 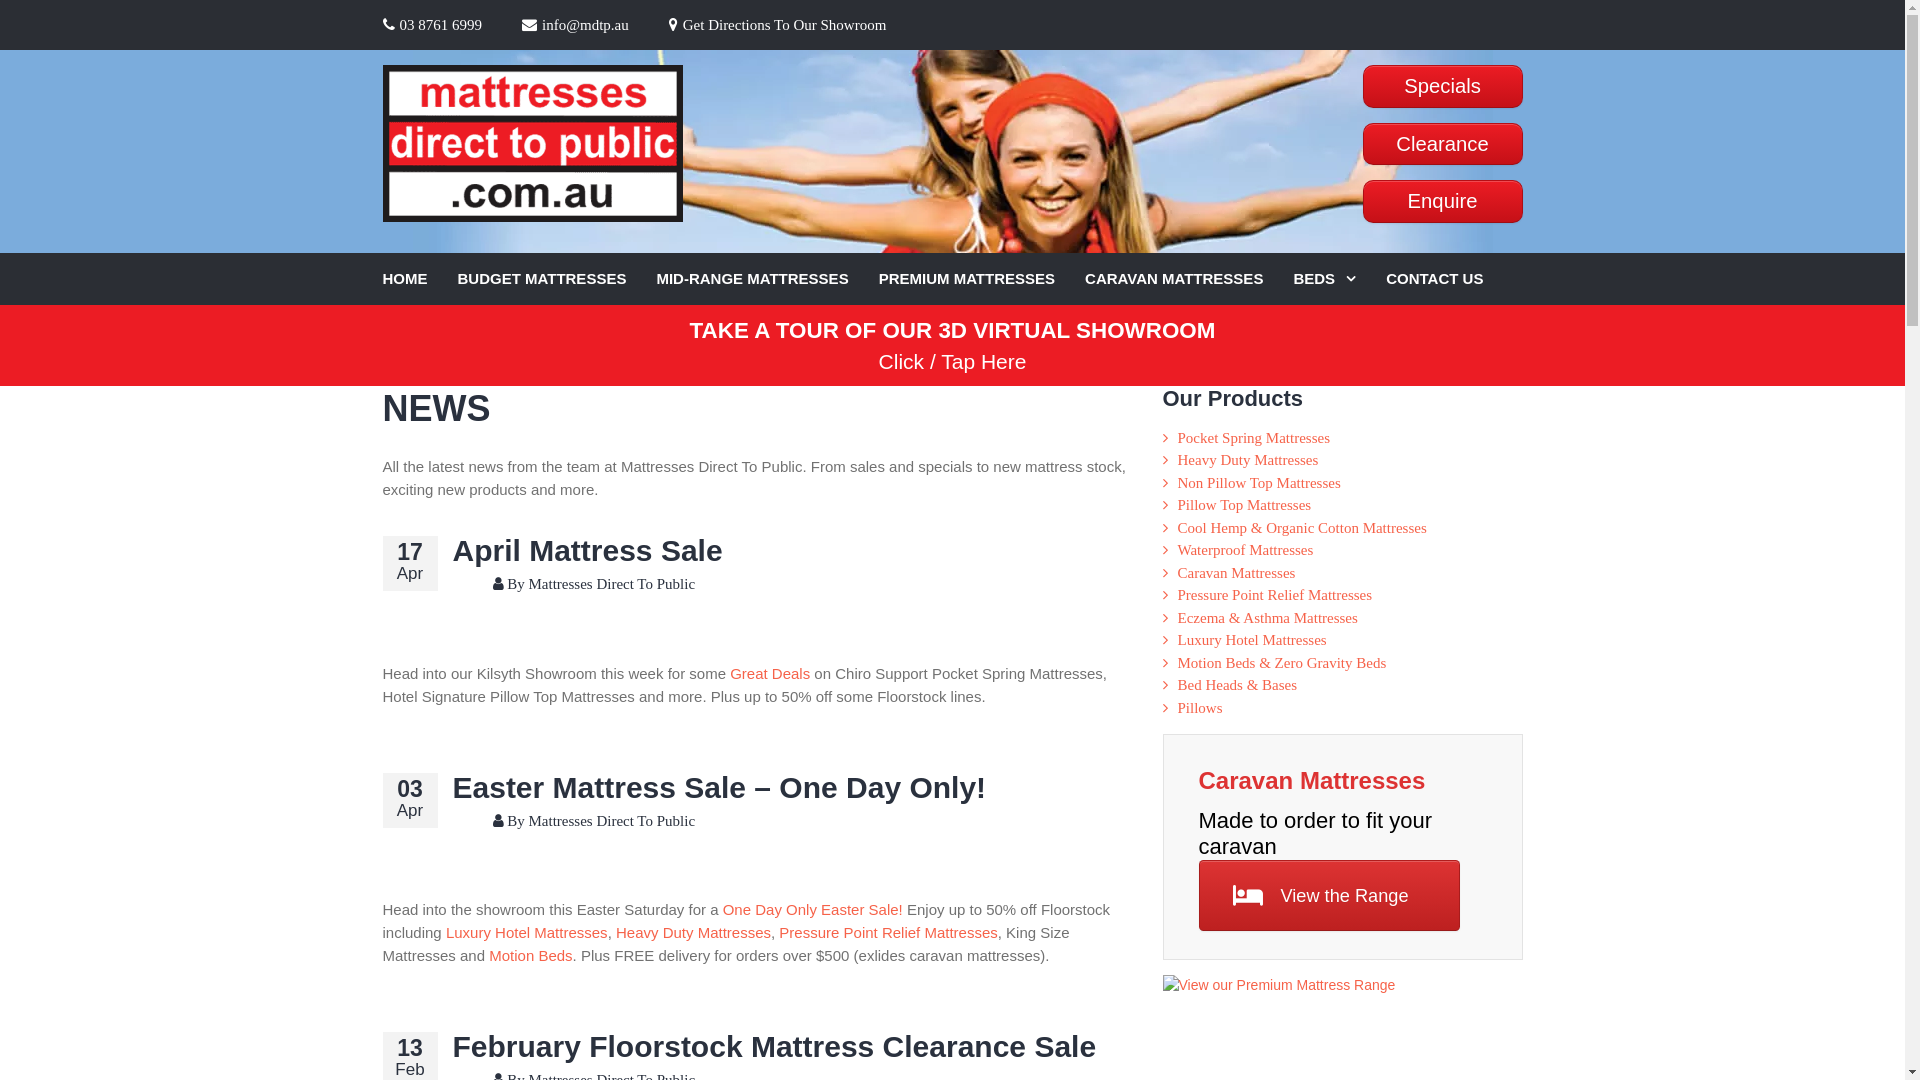 I want to click on 'Clearance', so click(x=1441, y=143).